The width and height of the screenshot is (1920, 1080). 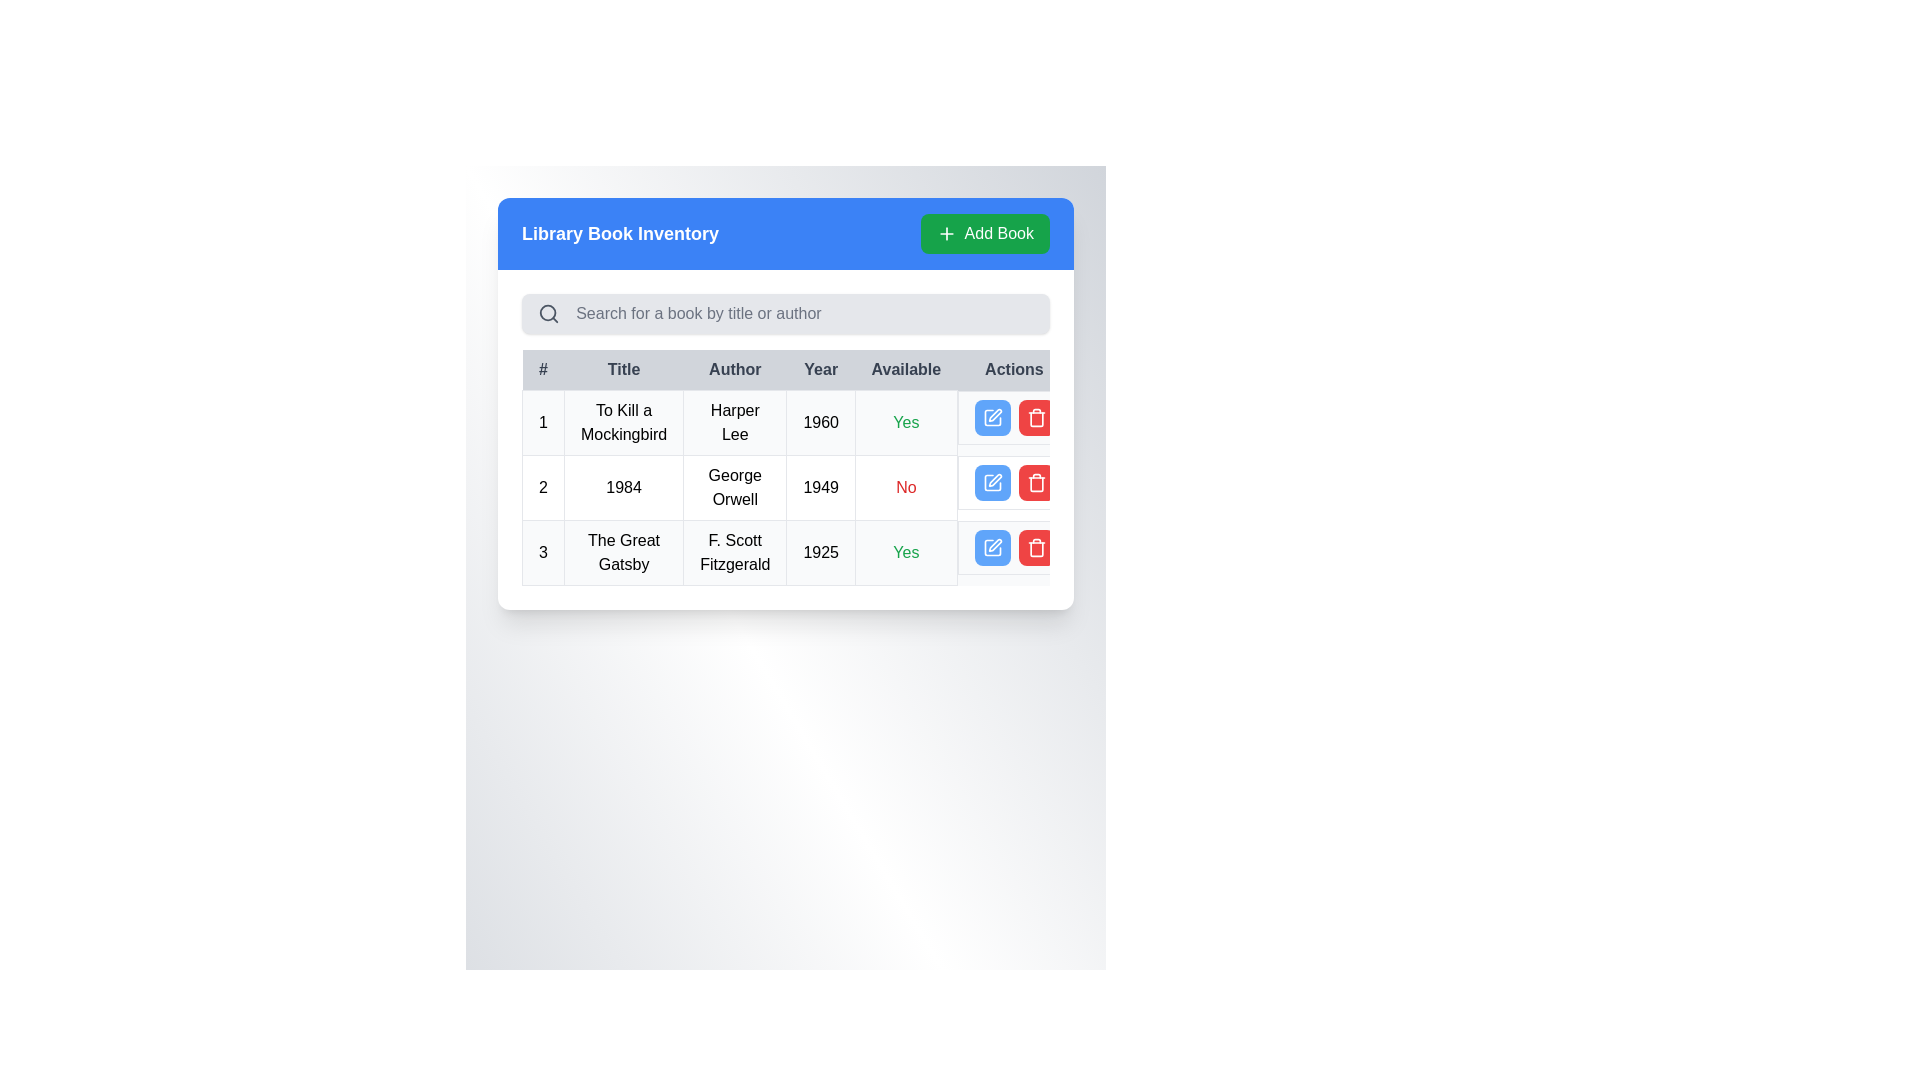 What do you see at coordinates (992, 482) in the screenshot?
I see `the second graphical icon in the 'Actions' column of the second row in the table, which represents an edit or modification action` at bounding box center [992, 482].